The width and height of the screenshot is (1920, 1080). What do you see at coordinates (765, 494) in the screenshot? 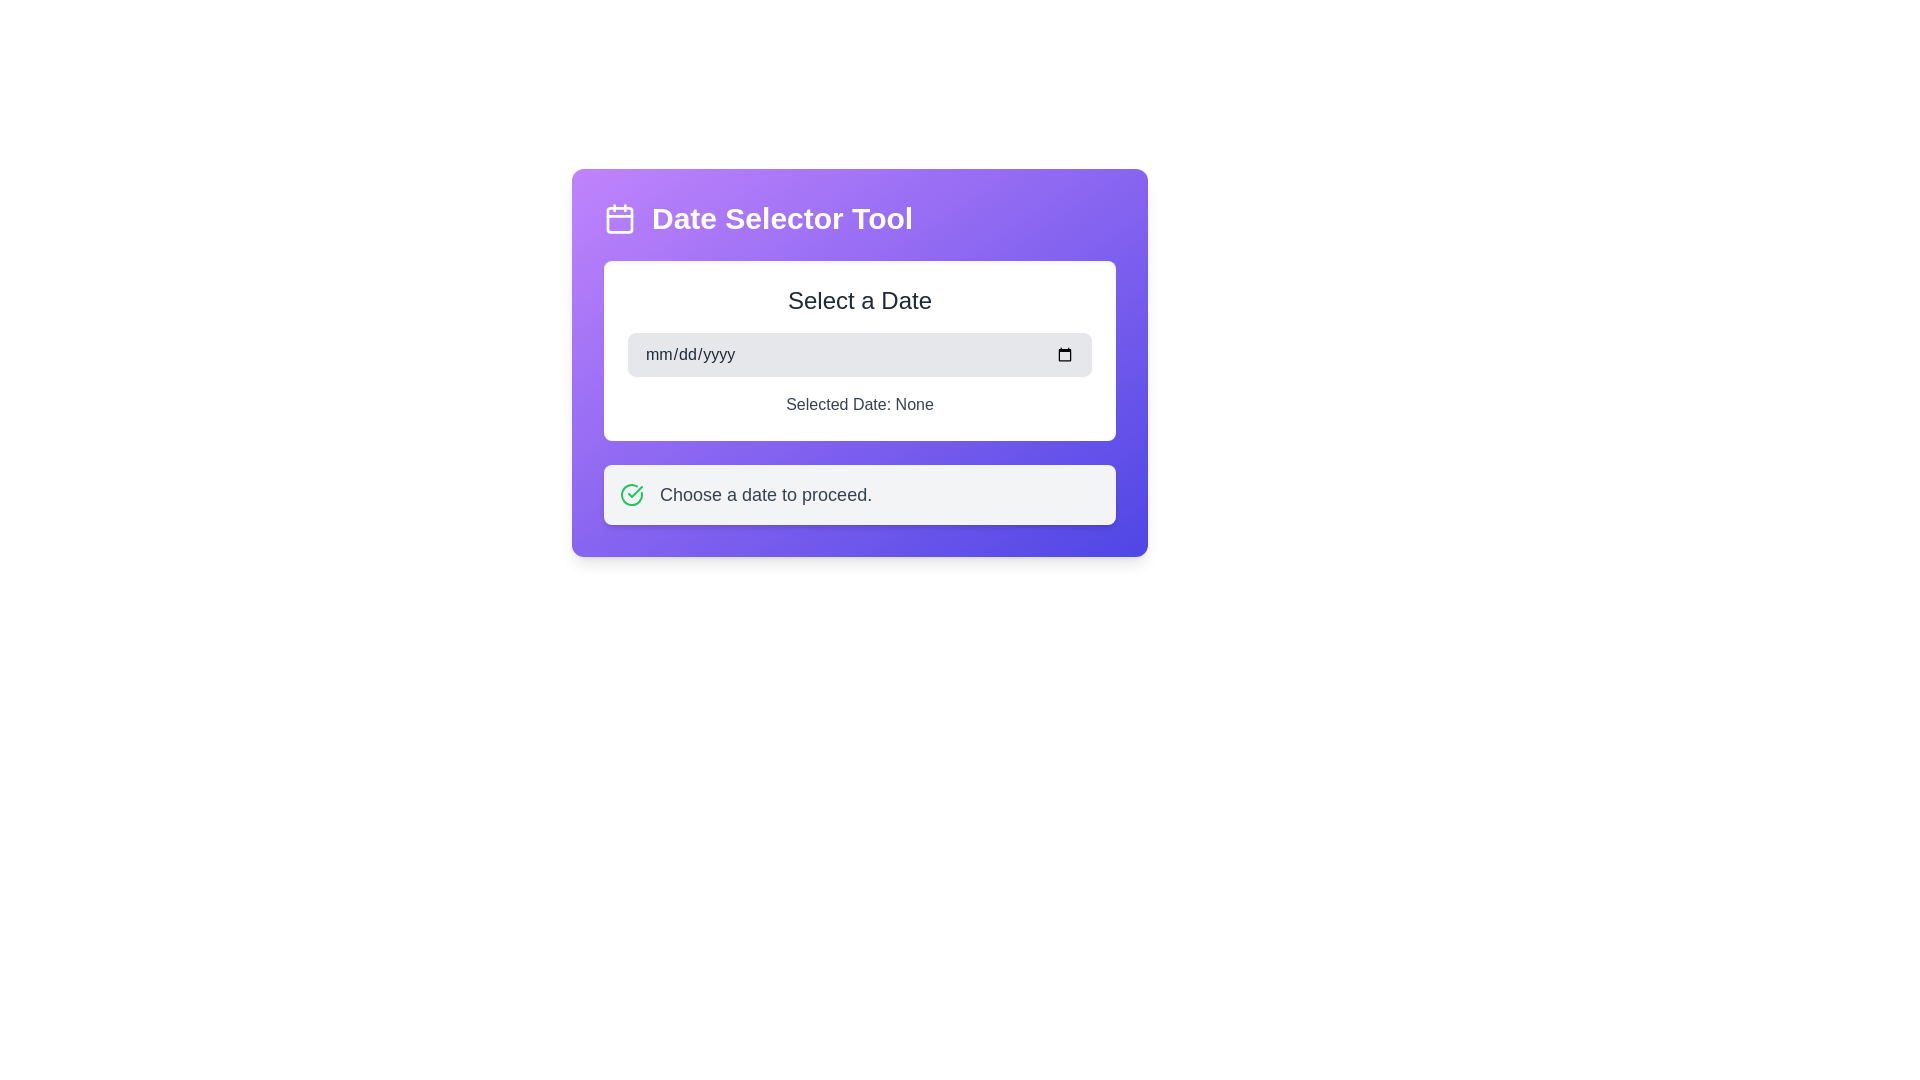
I see `the instructional label that reads 'Choose a date to proceed.' This label is styled in medium gray and is positioned below the main date input area, to the right of a green check icon` at bounding box center [765, 494].